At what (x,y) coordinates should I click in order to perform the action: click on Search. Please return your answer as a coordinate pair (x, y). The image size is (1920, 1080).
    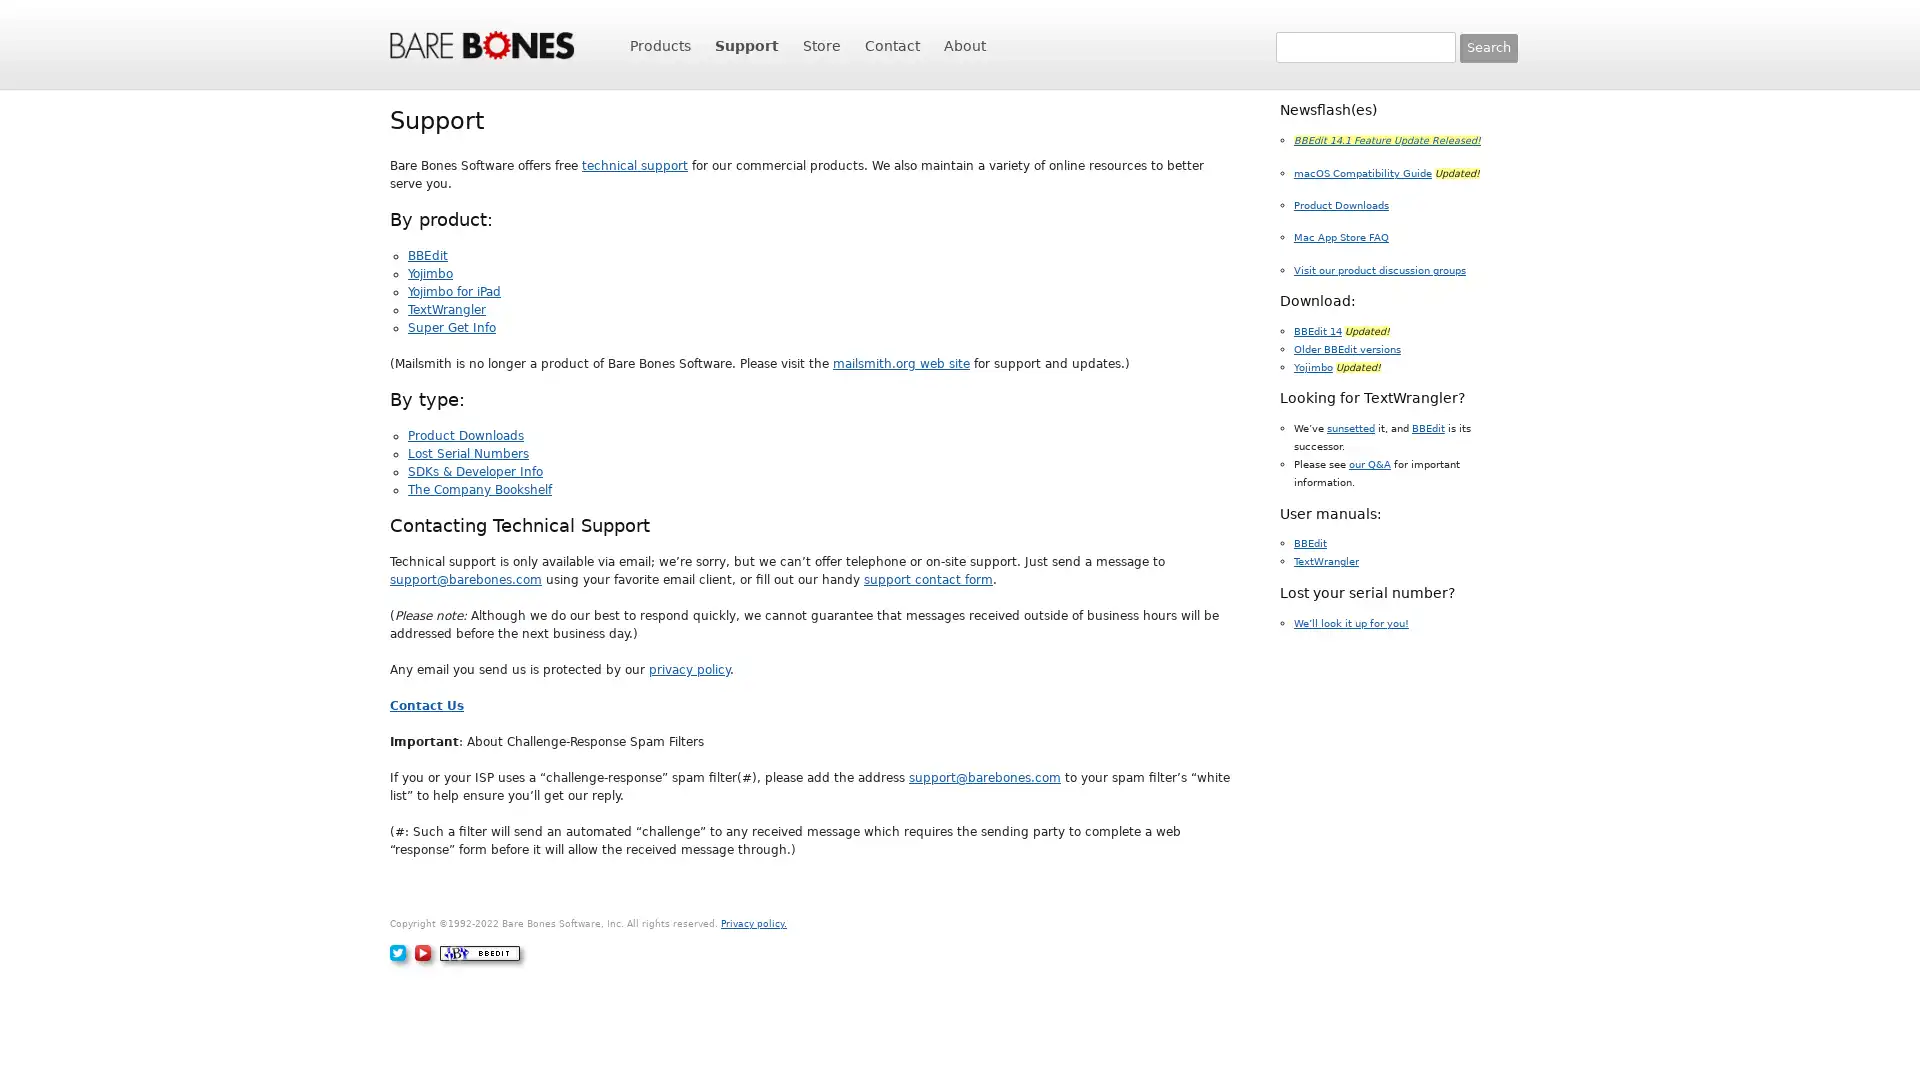
    Looking at the image, I should click on (1488, 46).